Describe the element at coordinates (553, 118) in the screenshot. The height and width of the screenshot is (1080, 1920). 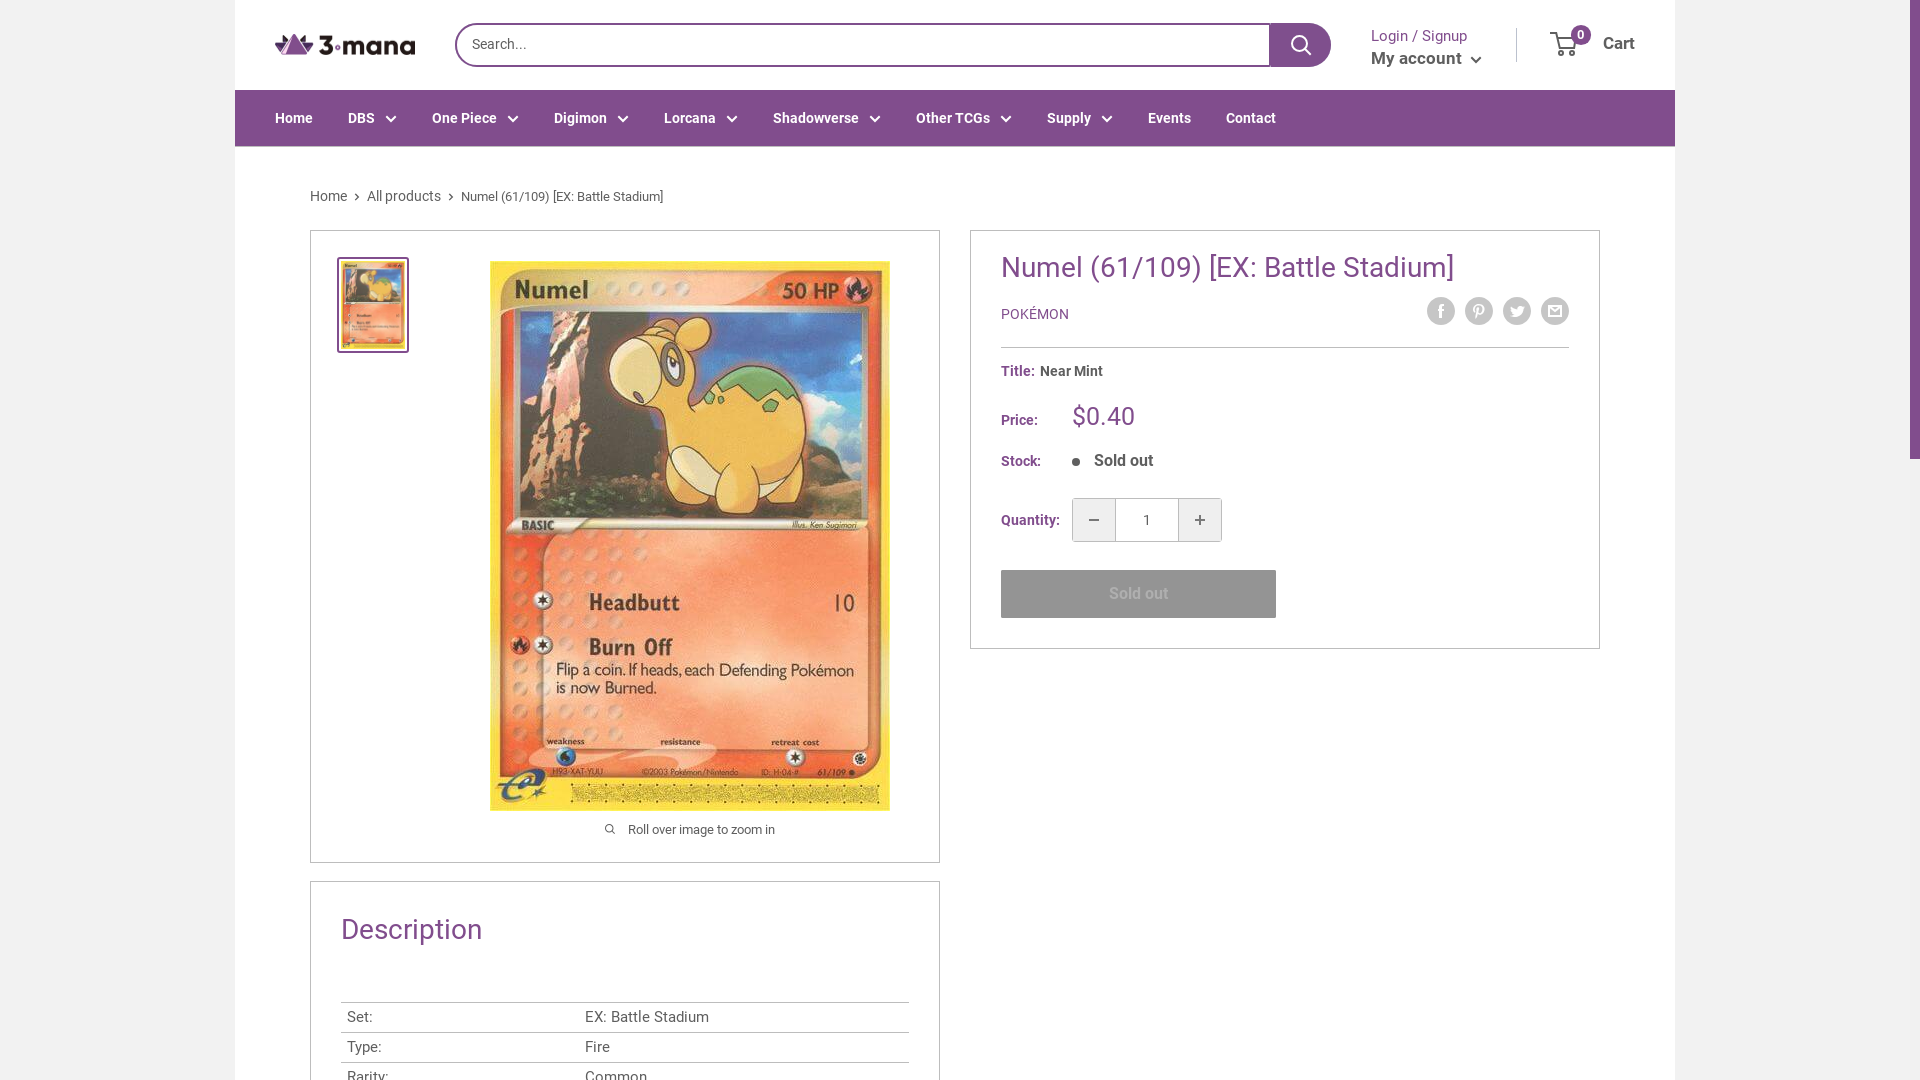
I see `'Digimon'` at that location.